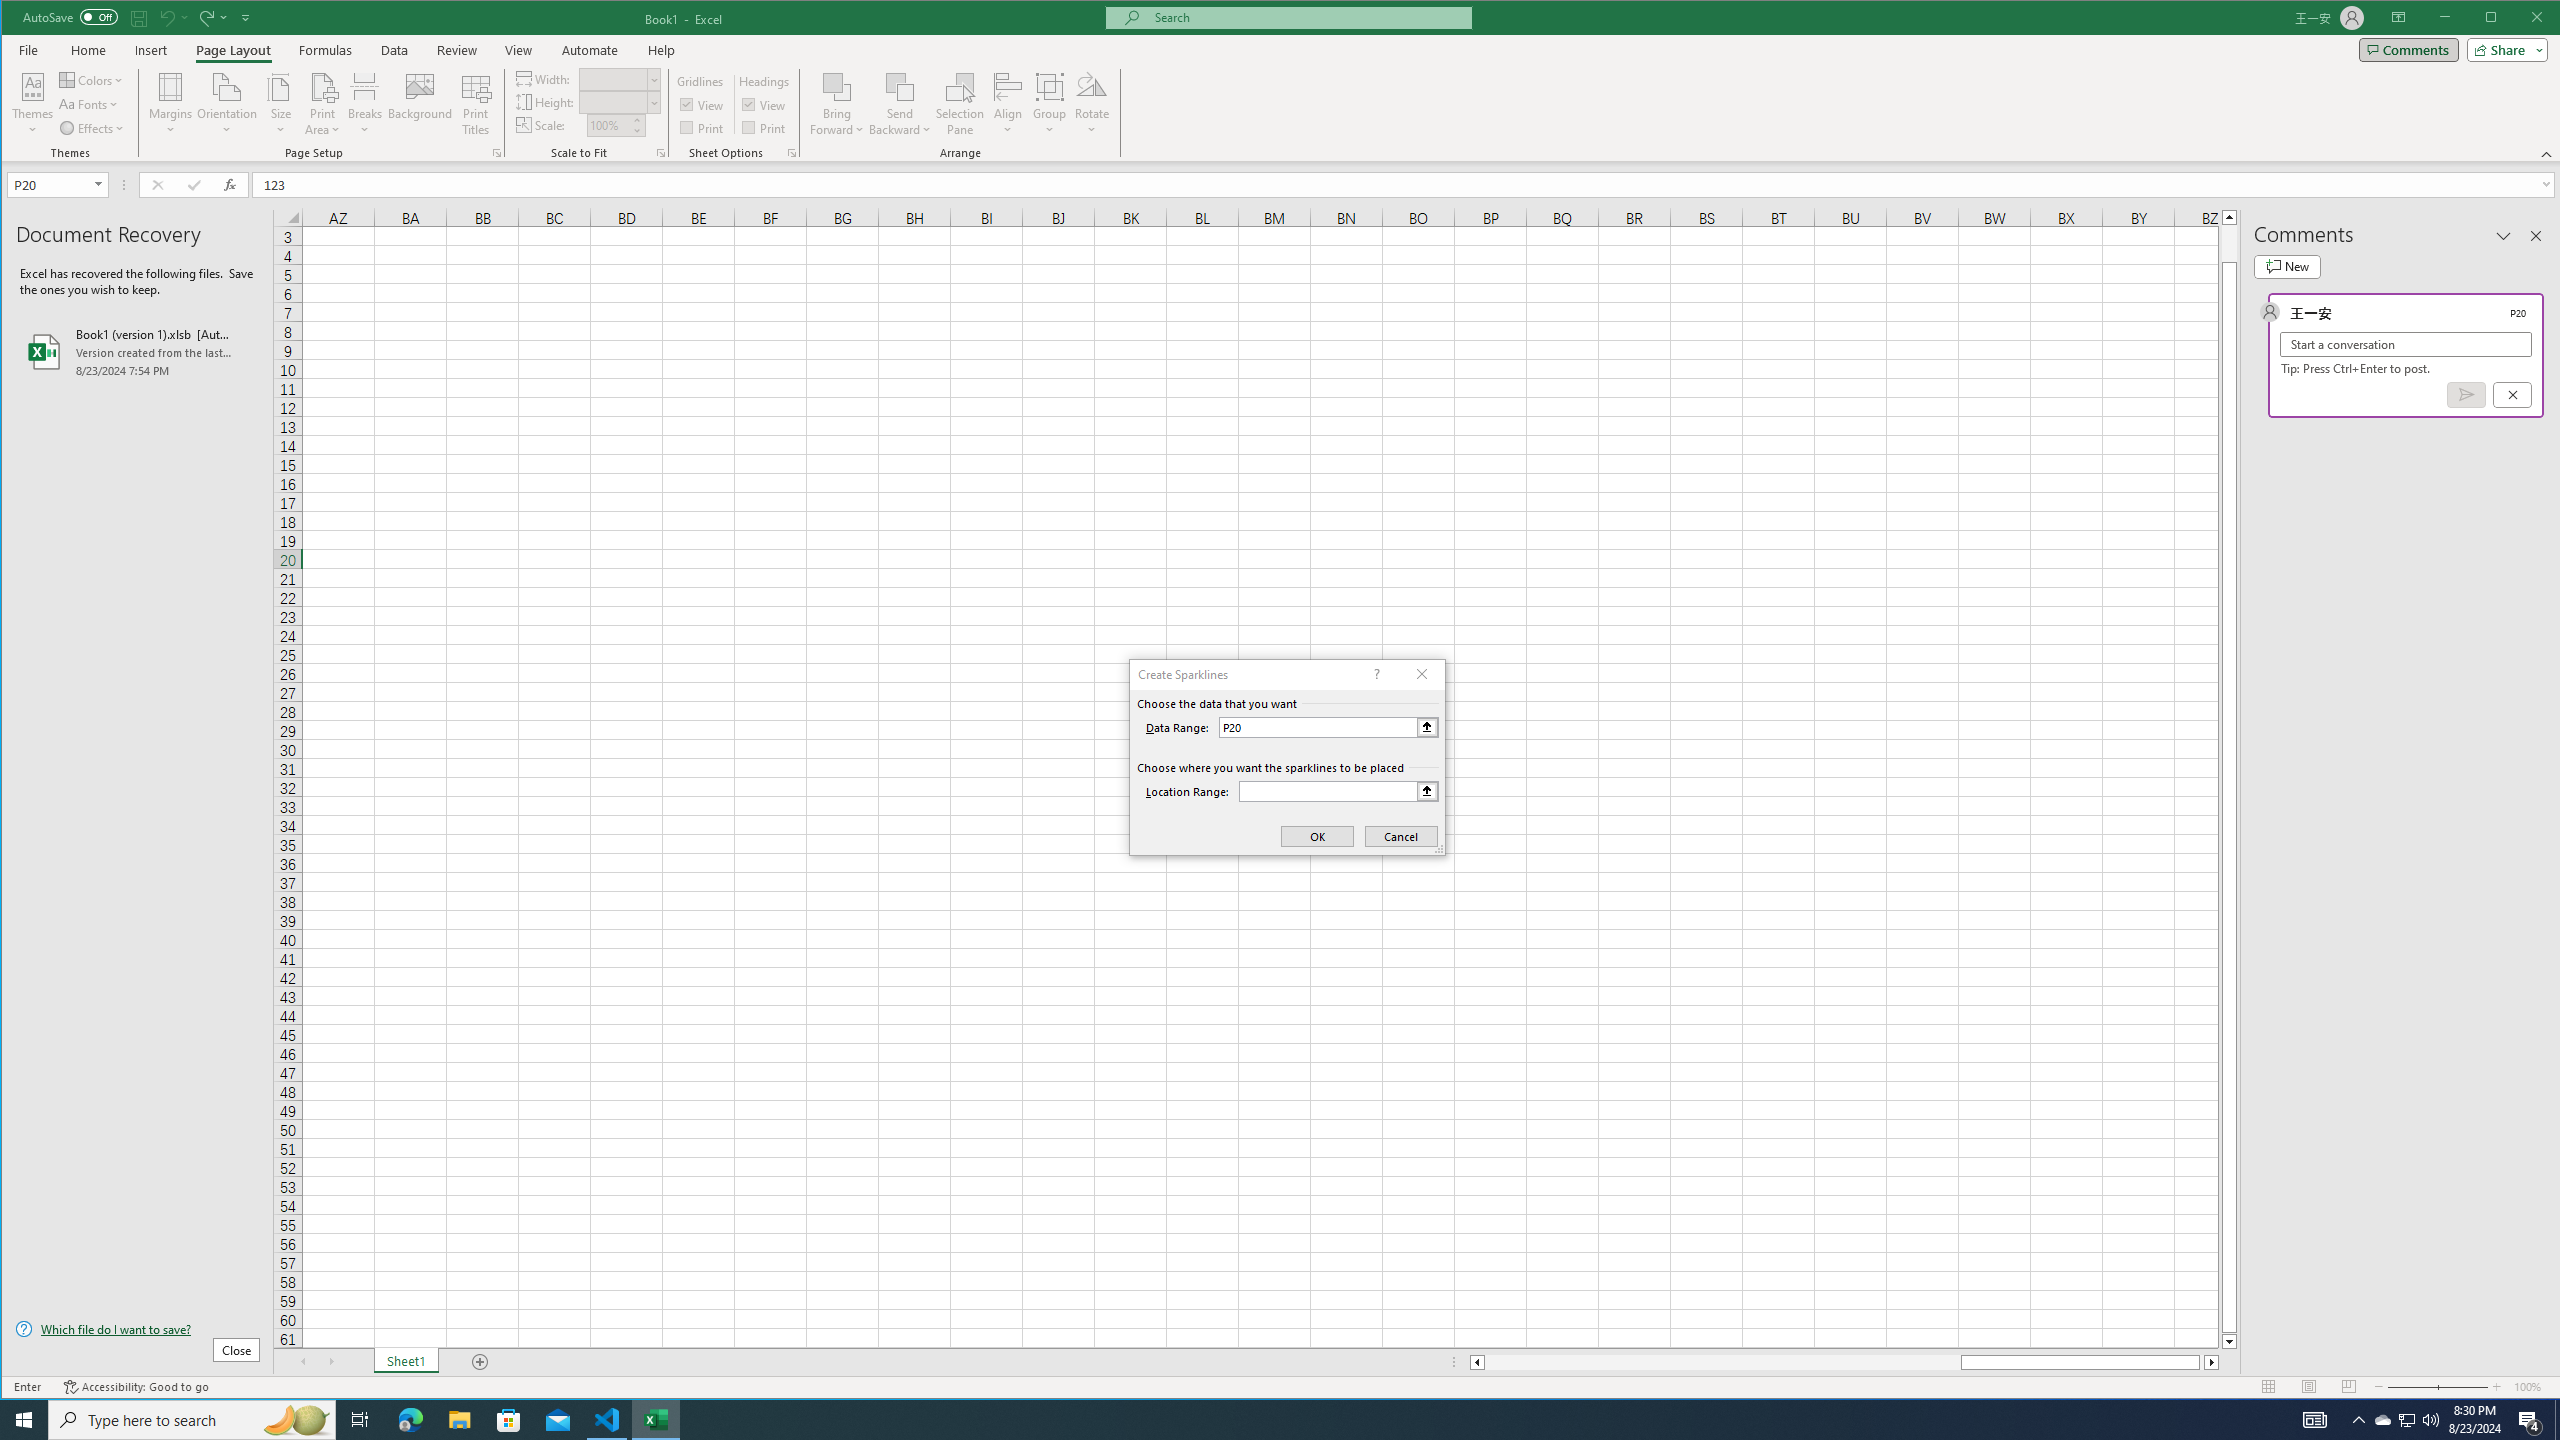 The height and width of the screenshot is (1440, 2560). I want to click on 'Less', so click(635, 130).